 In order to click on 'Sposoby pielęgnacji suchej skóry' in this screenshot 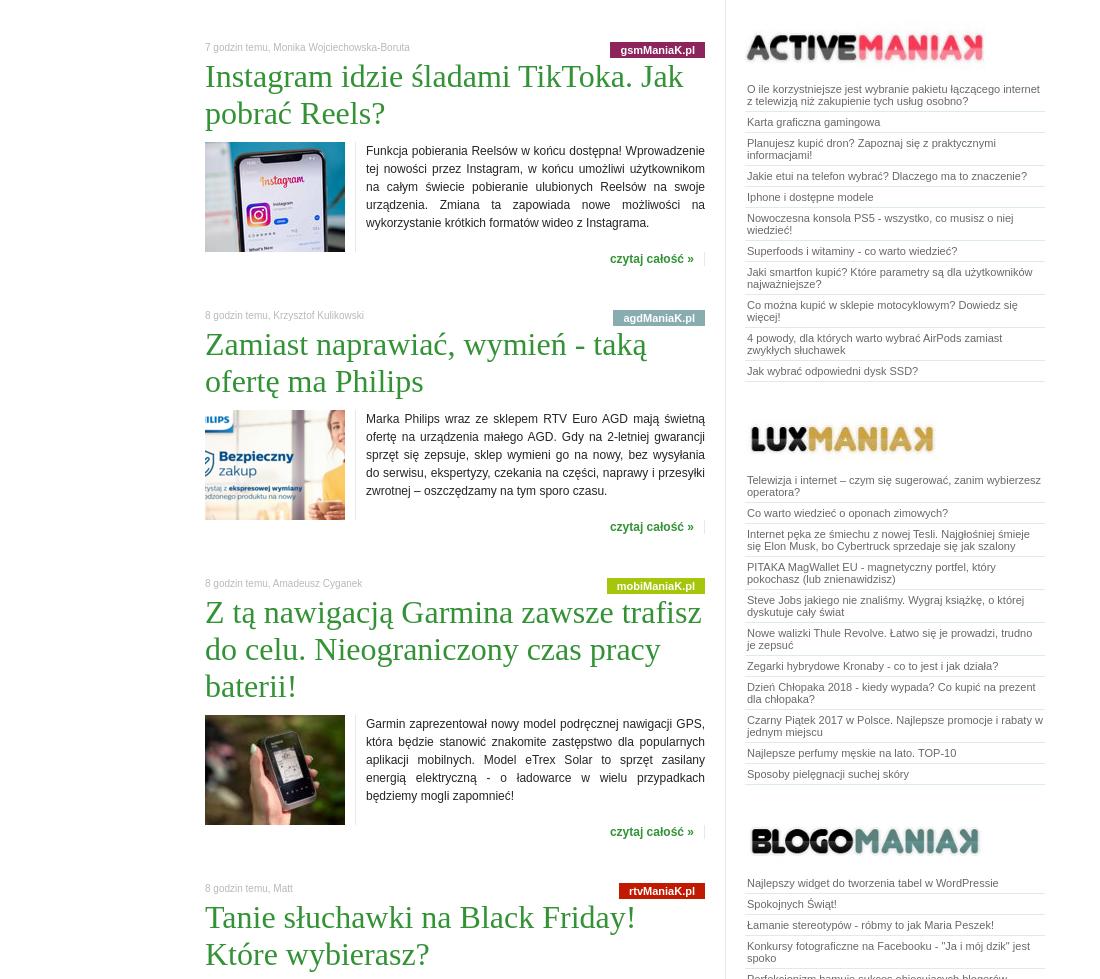, I will do `click(826, 772)`.